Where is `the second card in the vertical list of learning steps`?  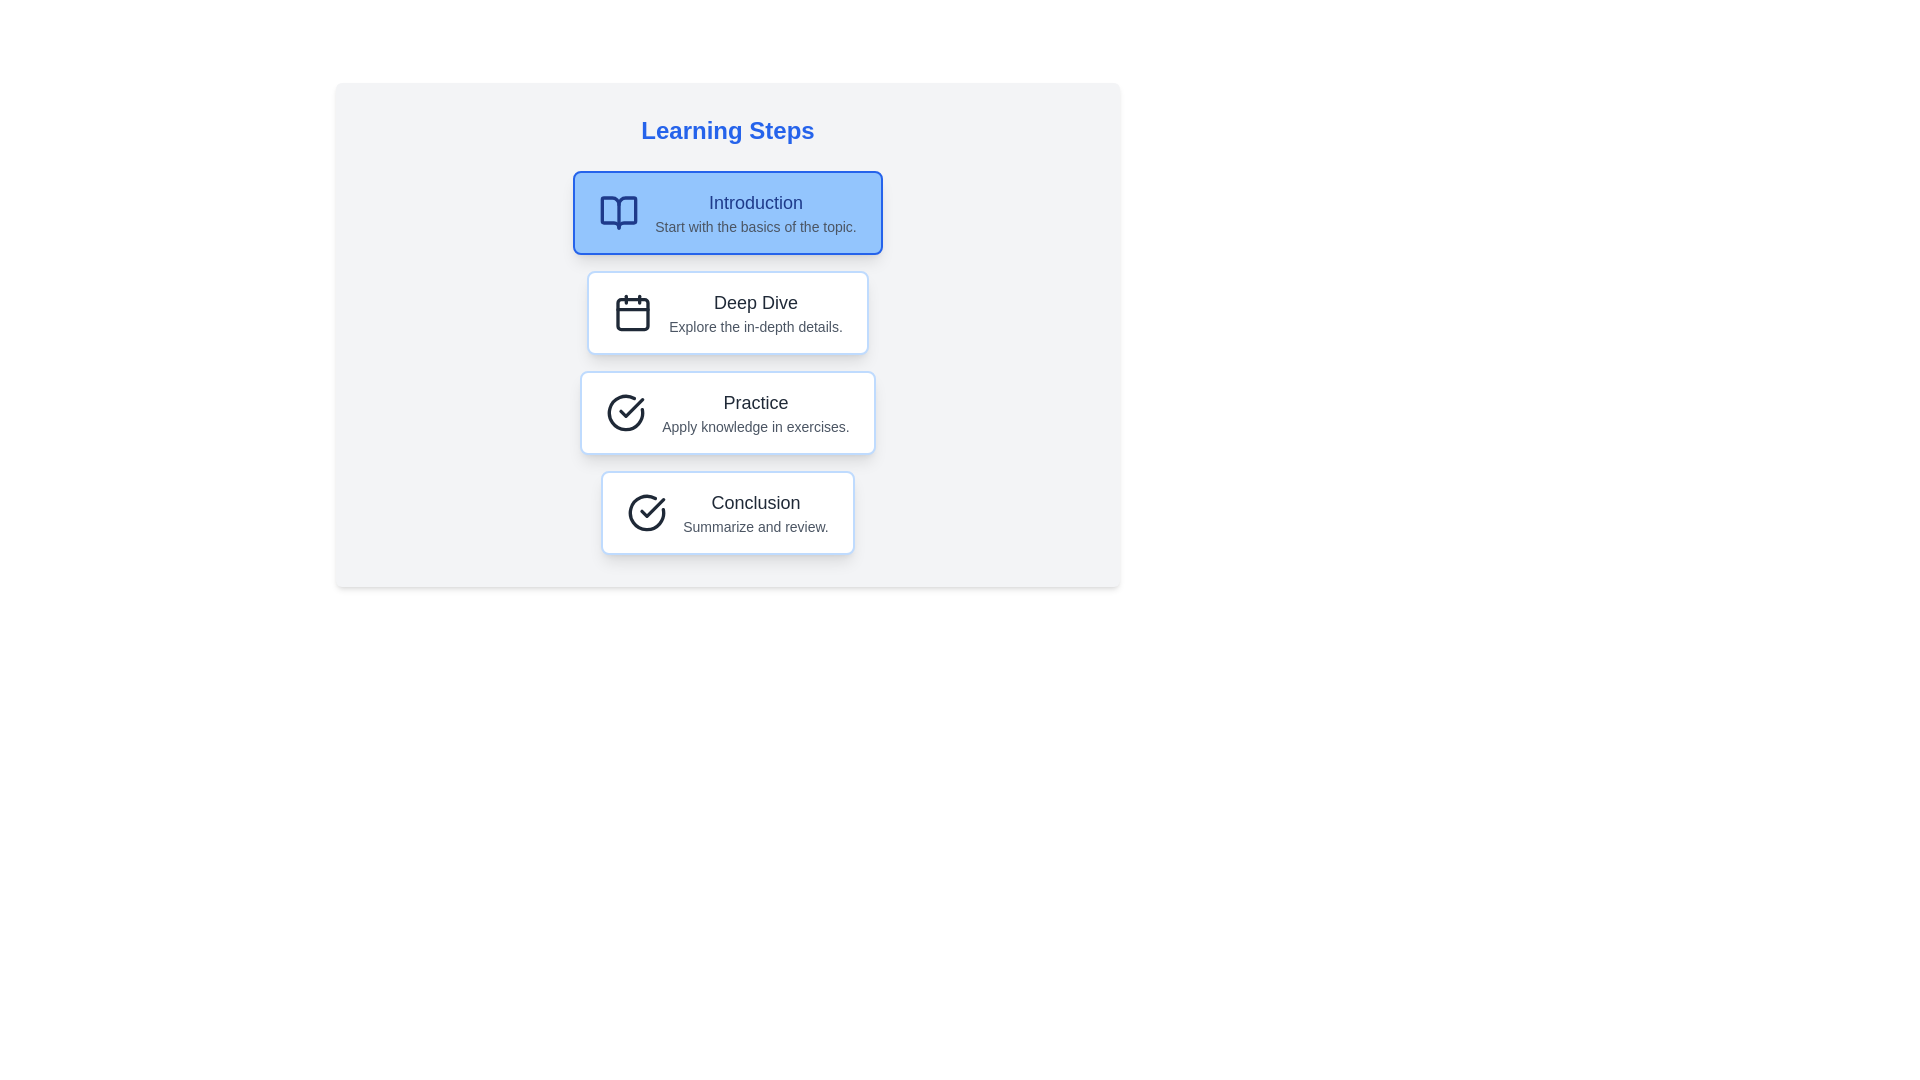
the second card in the vertical list of learning steps is located at coordinates (727, 312).